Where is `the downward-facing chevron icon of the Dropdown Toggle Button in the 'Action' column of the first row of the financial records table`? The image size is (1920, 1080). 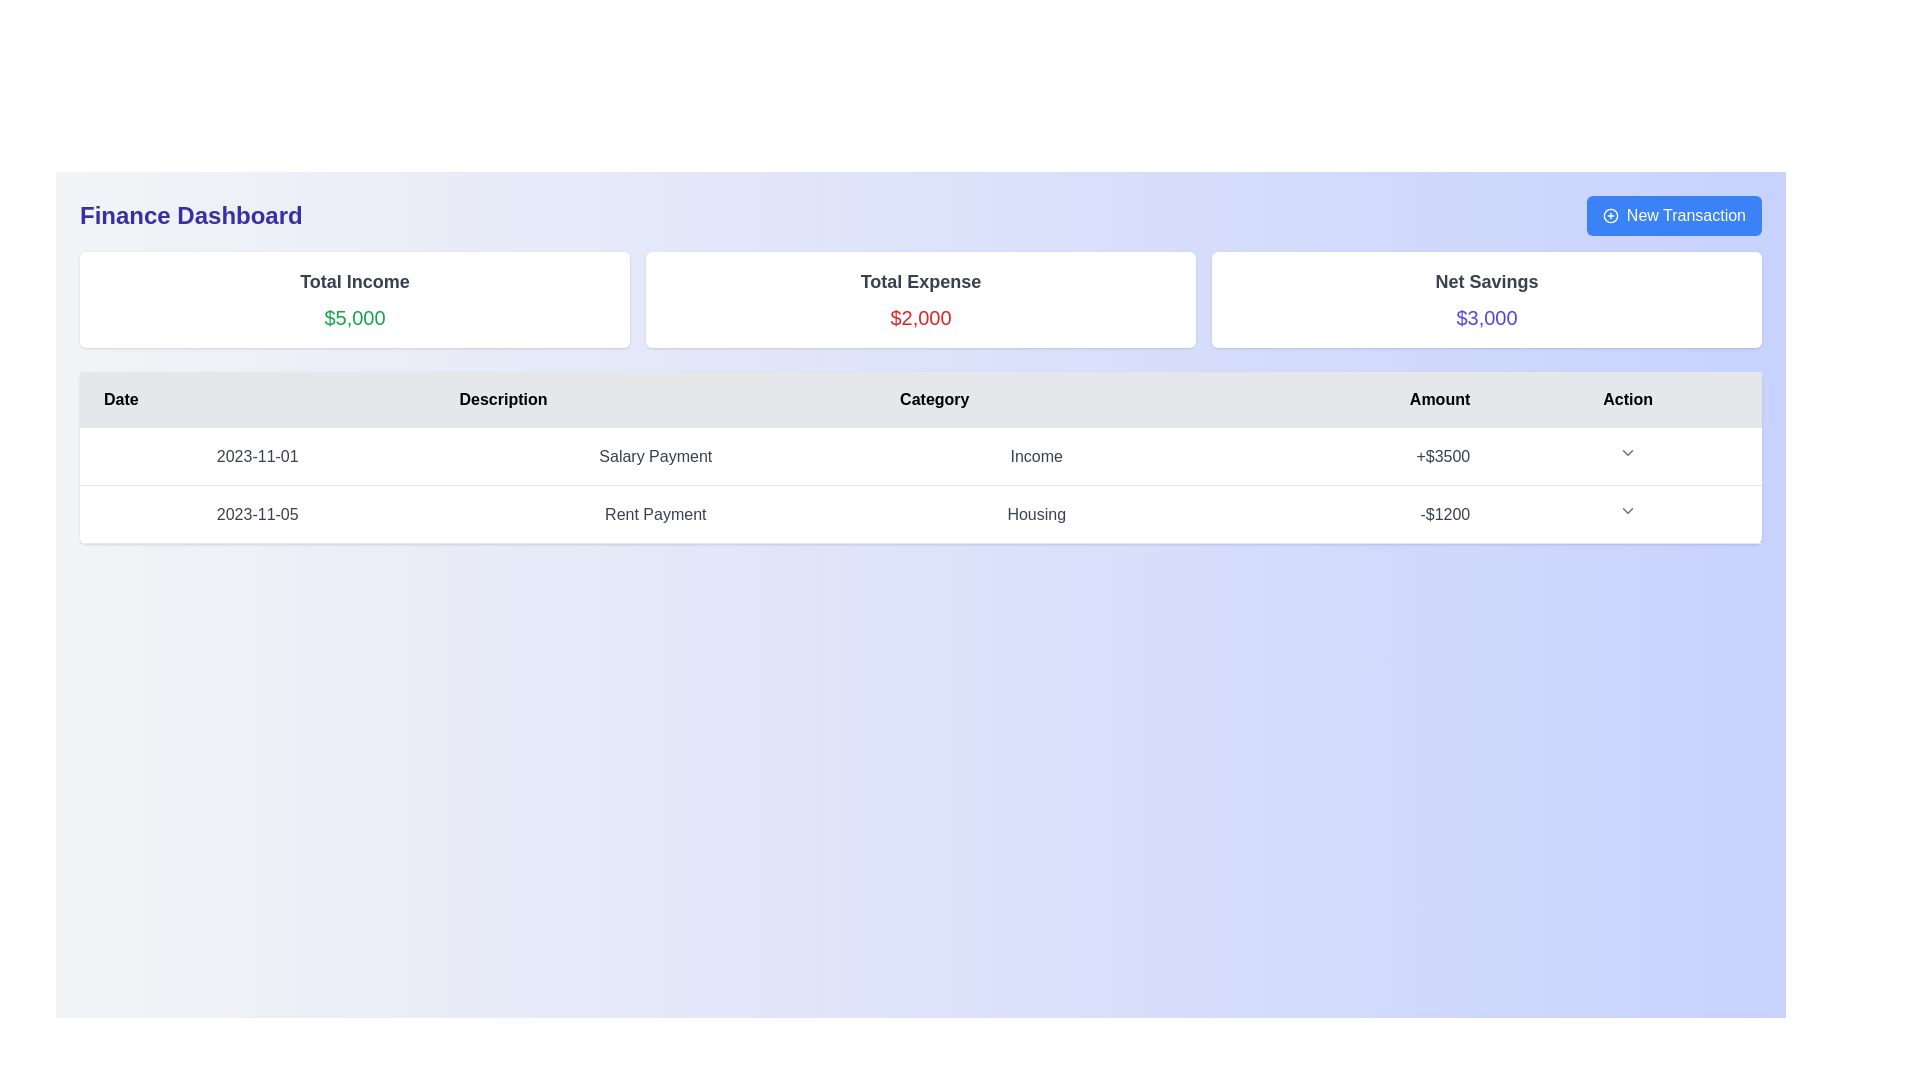 the downward-facing chevron icon of the Dropdown Toggle Button in the 'Action' column of the first row of the financial records table is located at coordinates (1628, 452).